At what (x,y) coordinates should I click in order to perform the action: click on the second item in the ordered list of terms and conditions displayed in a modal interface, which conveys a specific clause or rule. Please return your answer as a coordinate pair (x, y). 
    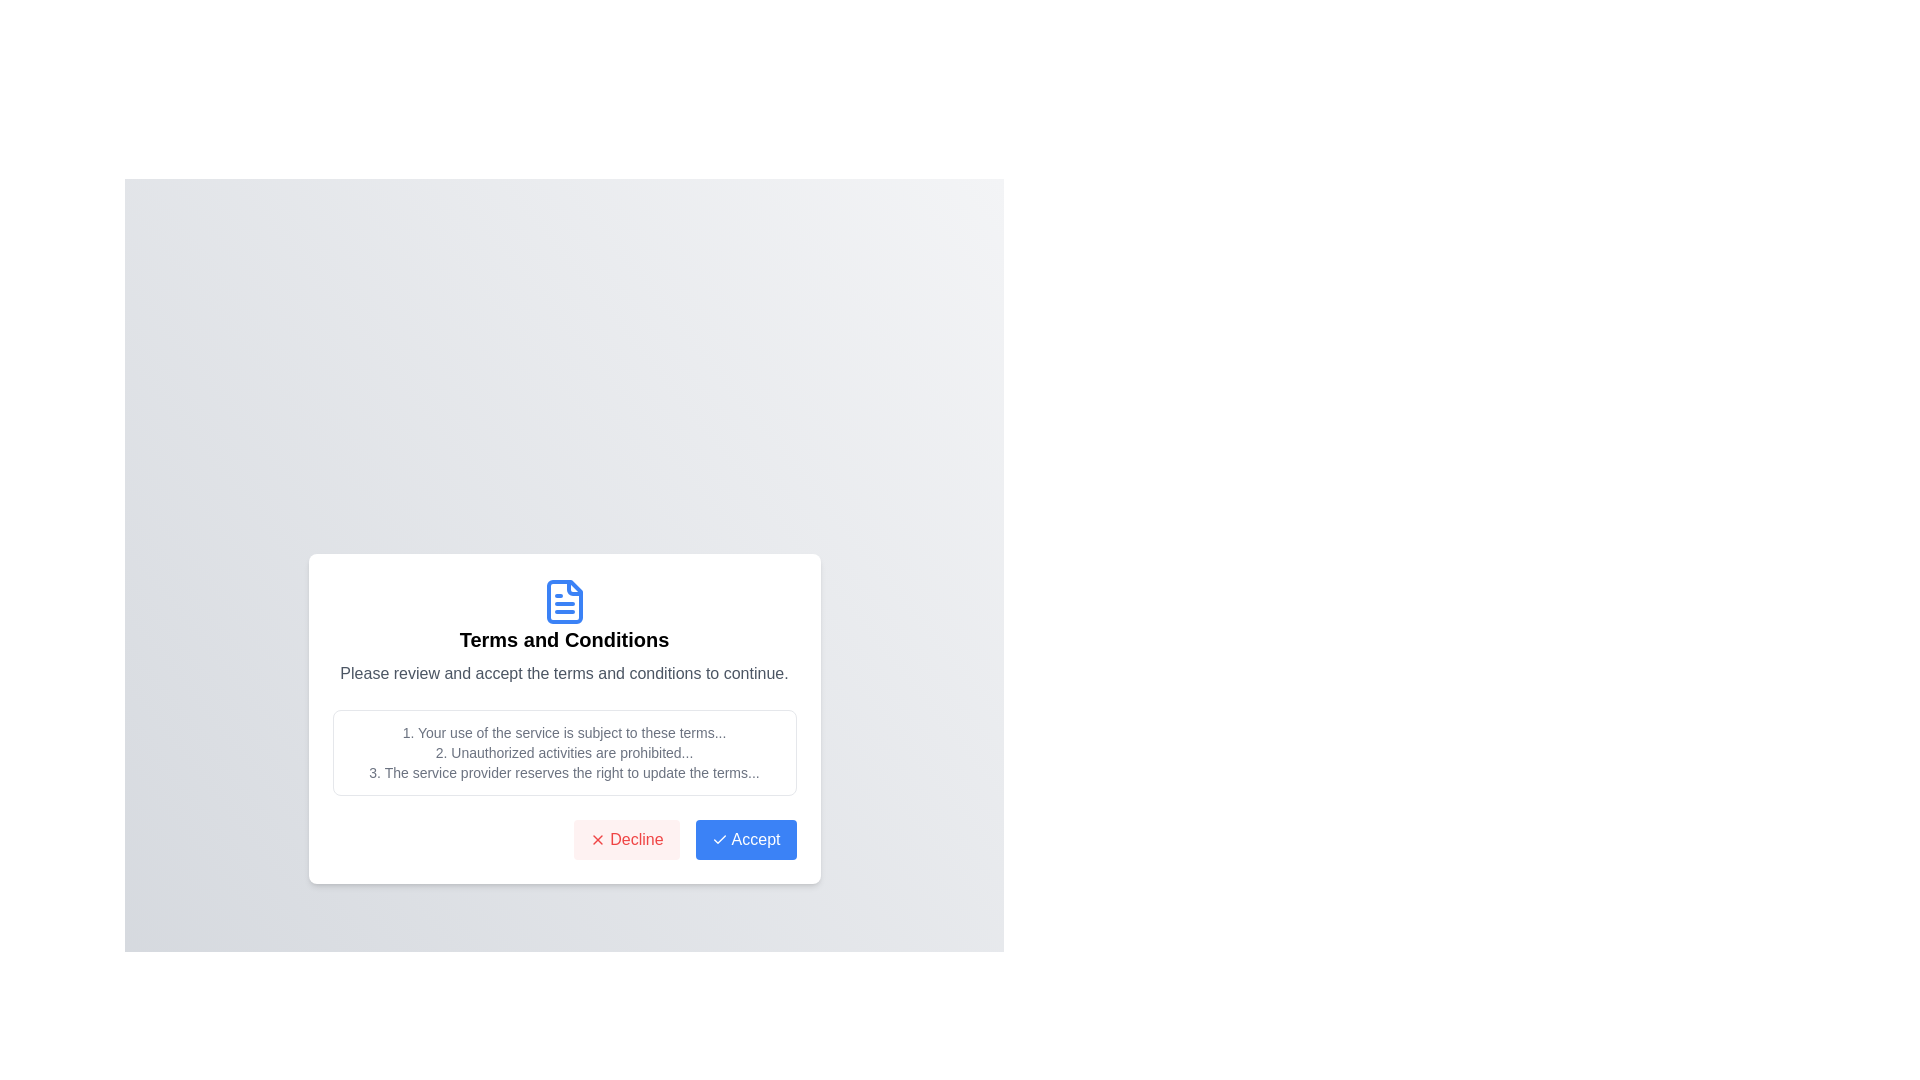
    Looking at the image, I should click on (563, 752).